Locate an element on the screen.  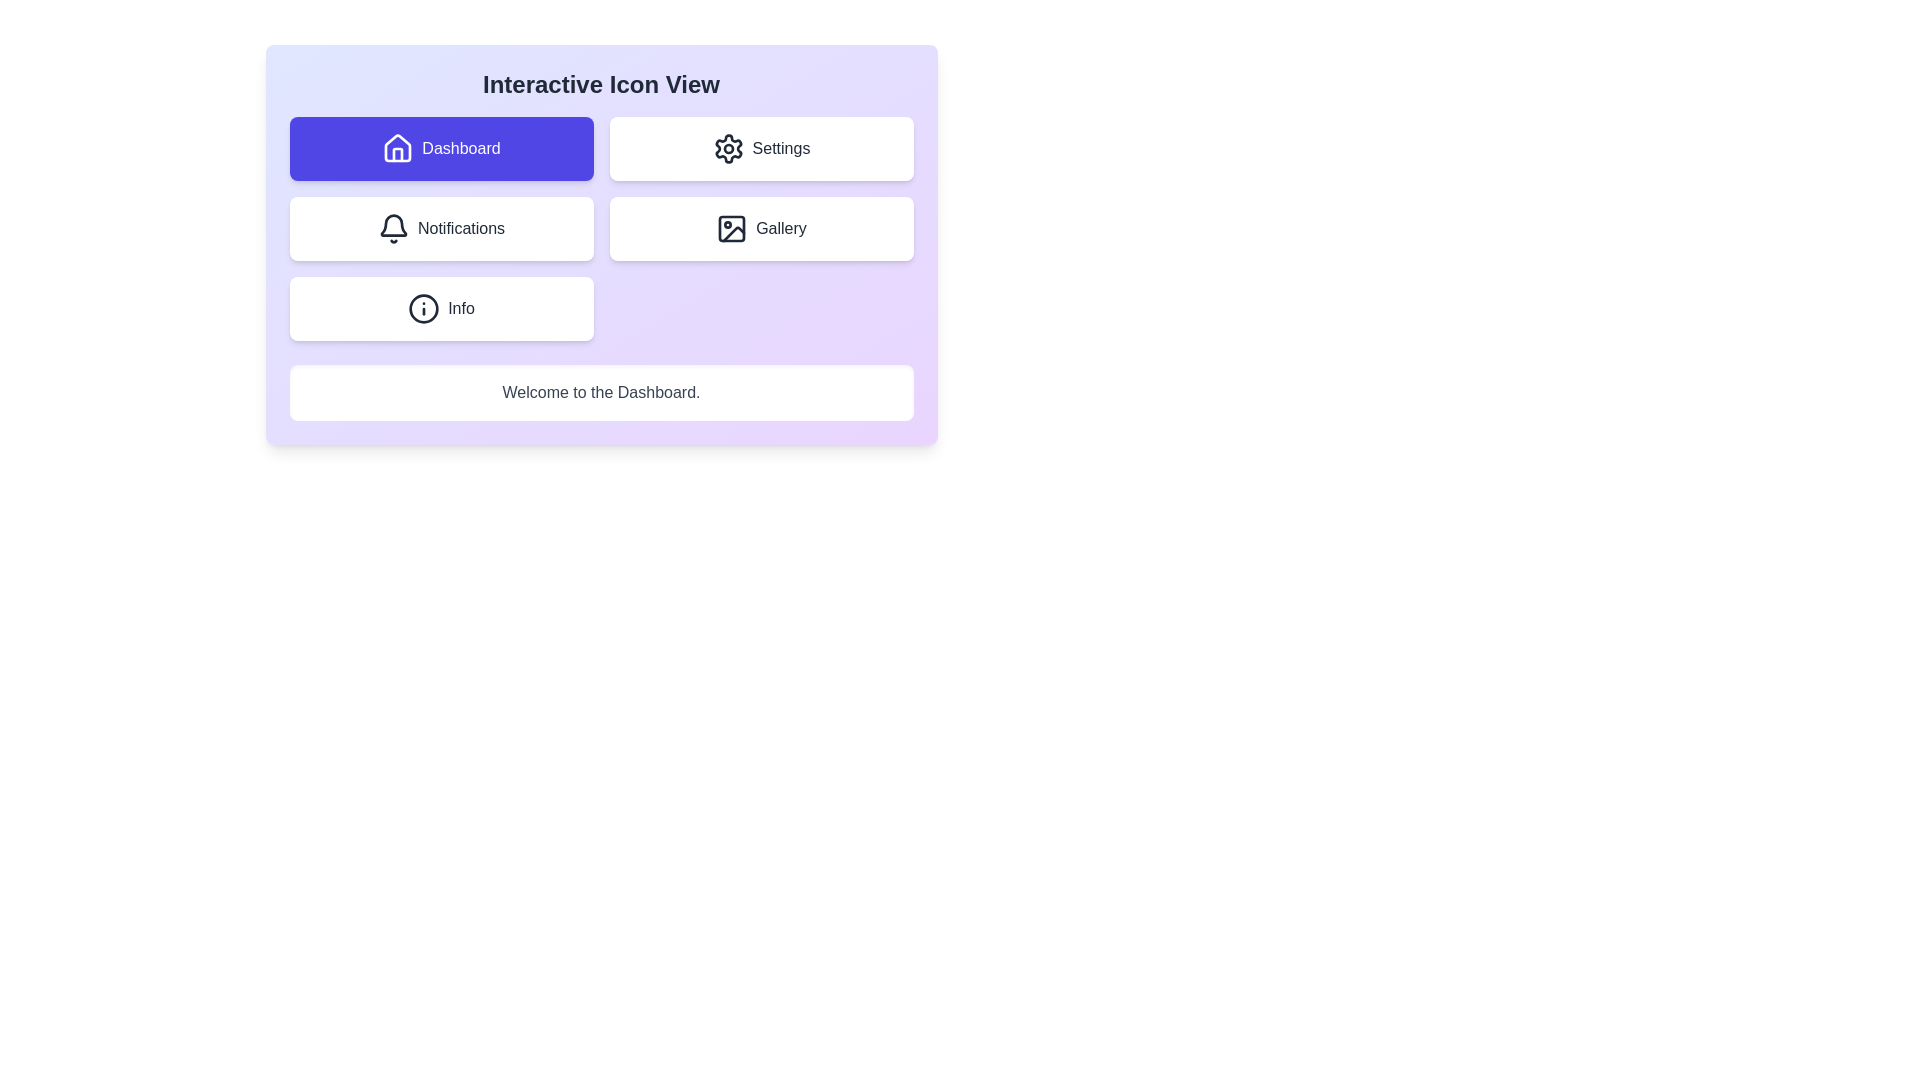
text content of the 'Gallery' text label, which is positioned below the 'Settings' button and to the right of an image icon is located at coordinates (780, 227).